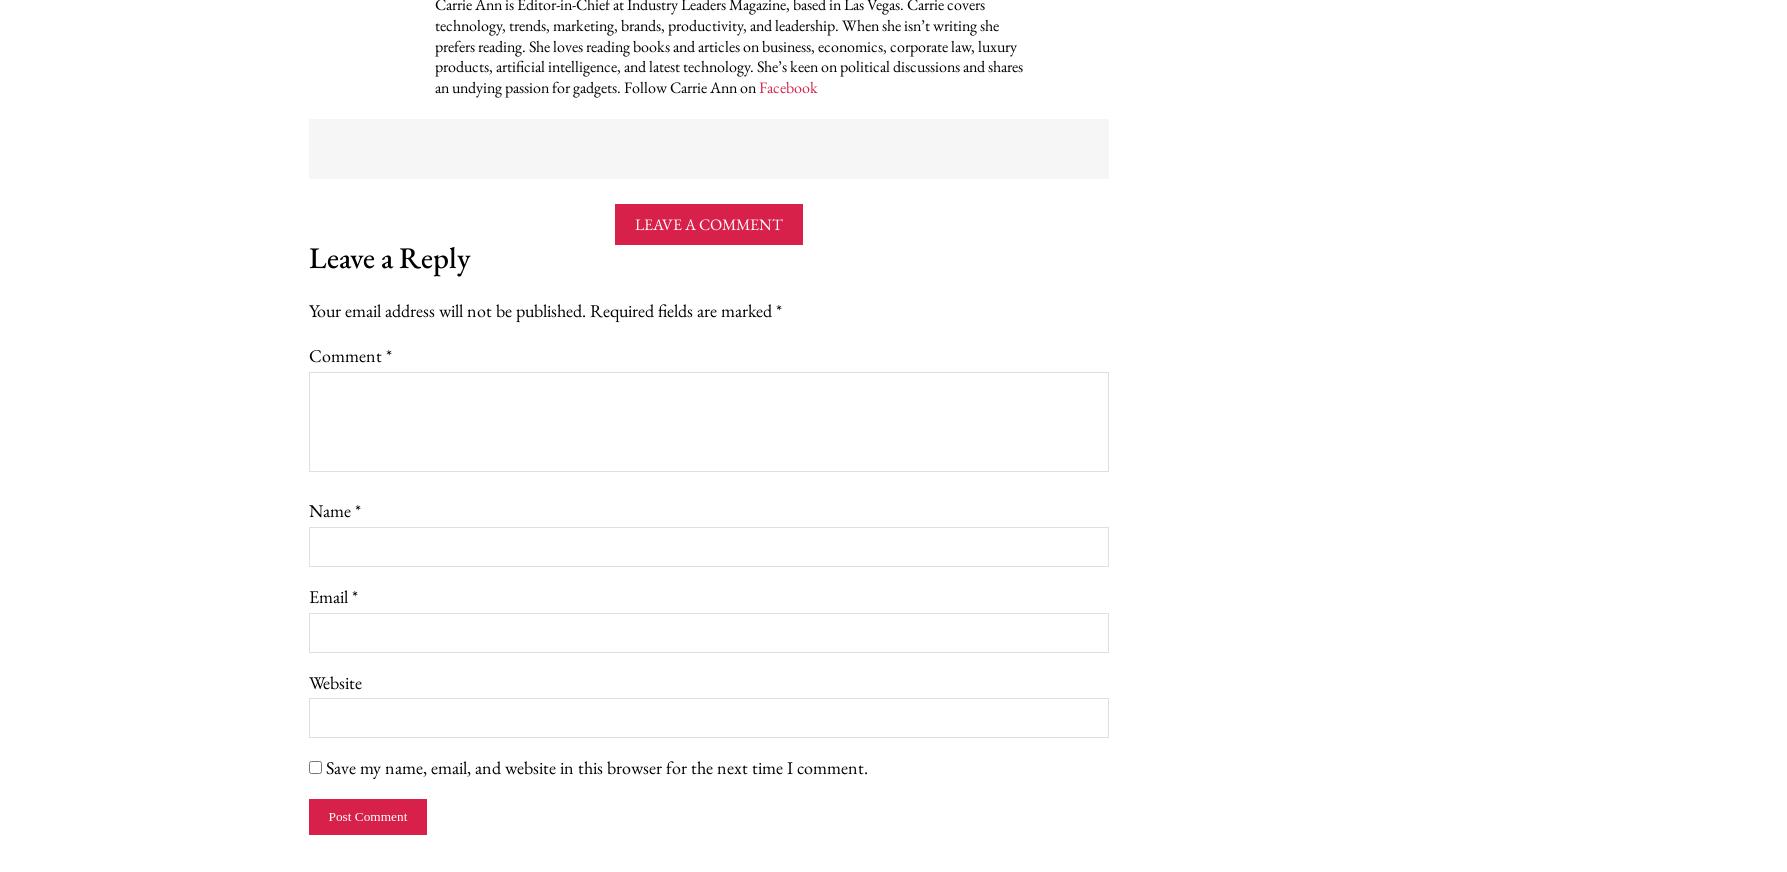 Image resolution: width=1787 pixels, height=872 pixels. What do you see at coordinates (329, 509) in the screenshot?
I see `'Name'` at bounding box center [329, 509].